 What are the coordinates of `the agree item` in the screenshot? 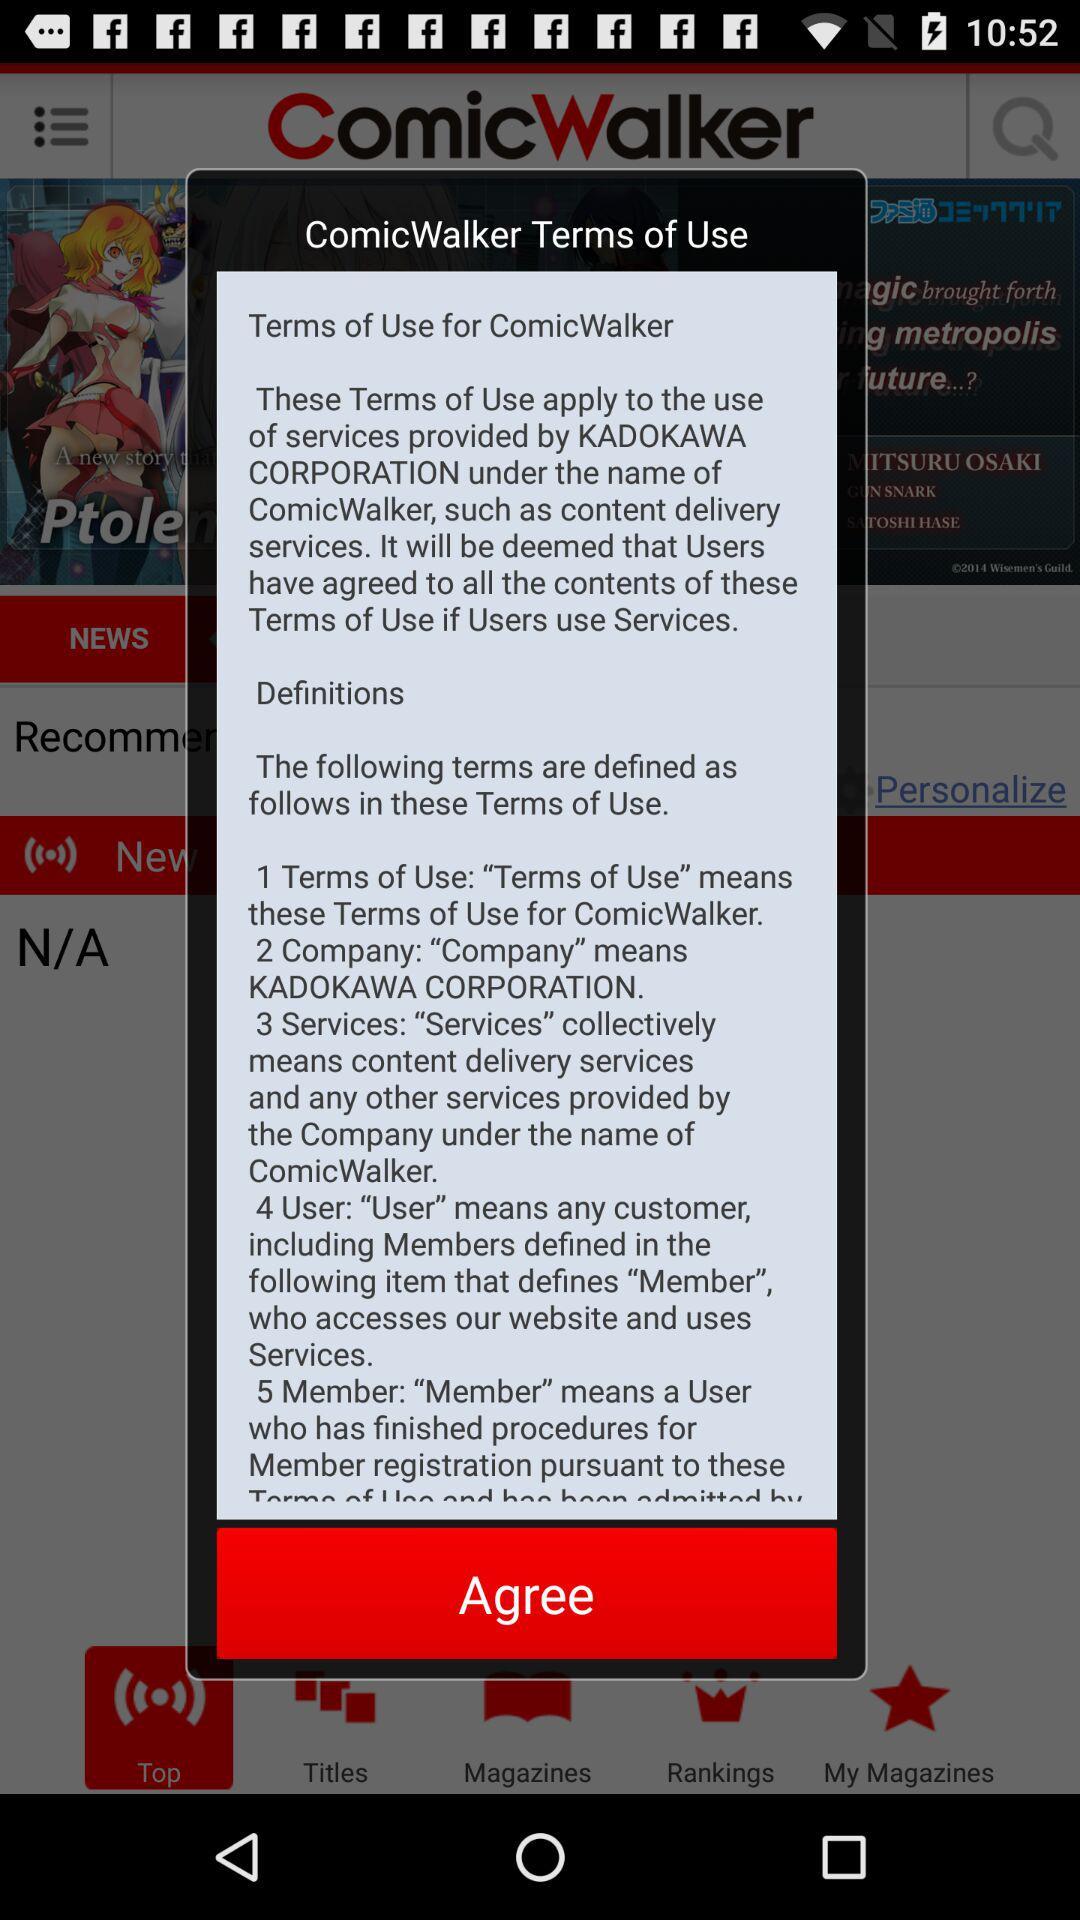 It's located at (525, 1592).